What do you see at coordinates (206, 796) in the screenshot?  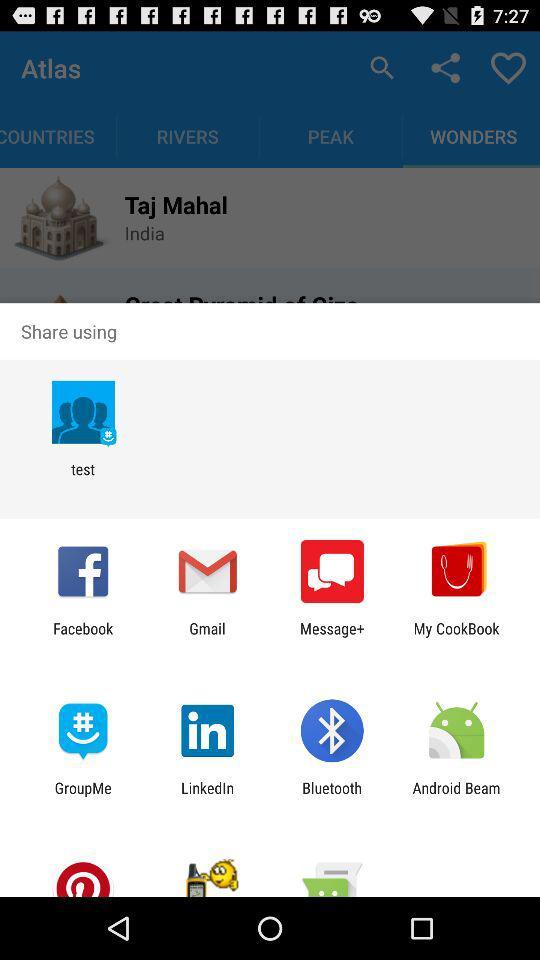 I see `the item to the left of bluetooth icon` at bounding box center [206, 796].